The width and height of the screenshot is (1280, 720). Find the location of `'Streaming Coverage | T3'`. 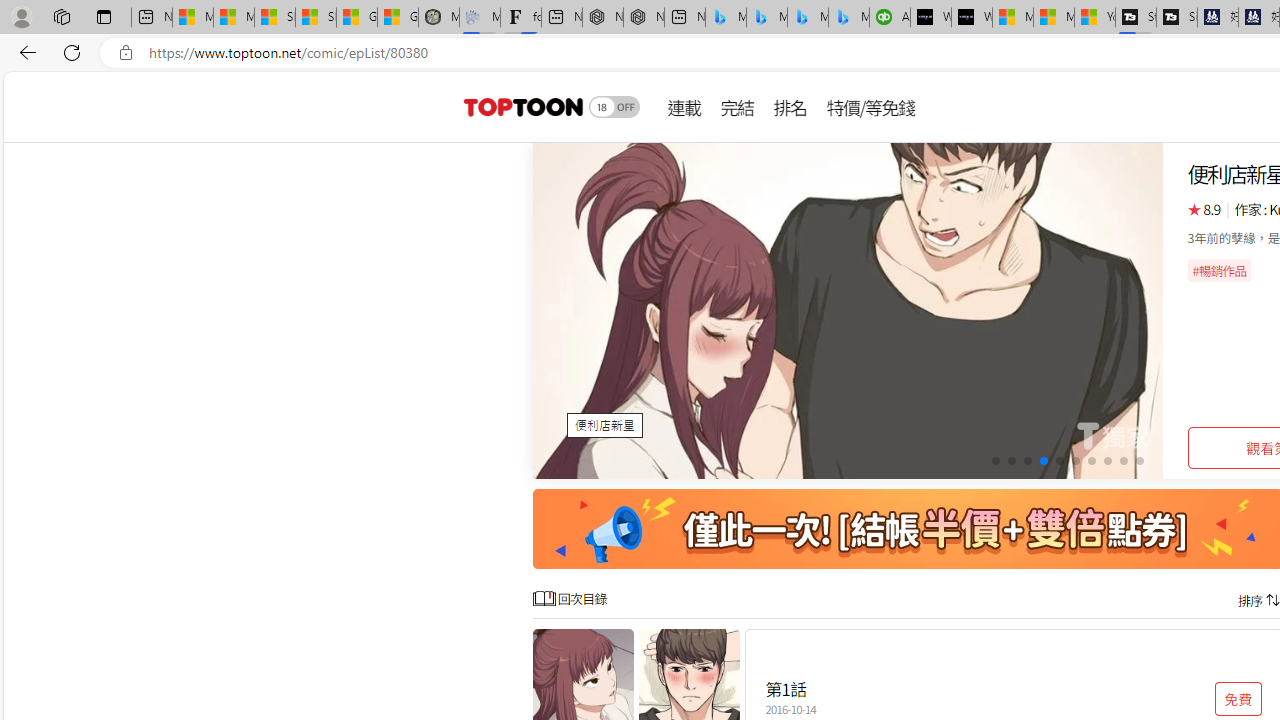

'Streaming Coverage | T3' is located at coordinates (1136, 17).